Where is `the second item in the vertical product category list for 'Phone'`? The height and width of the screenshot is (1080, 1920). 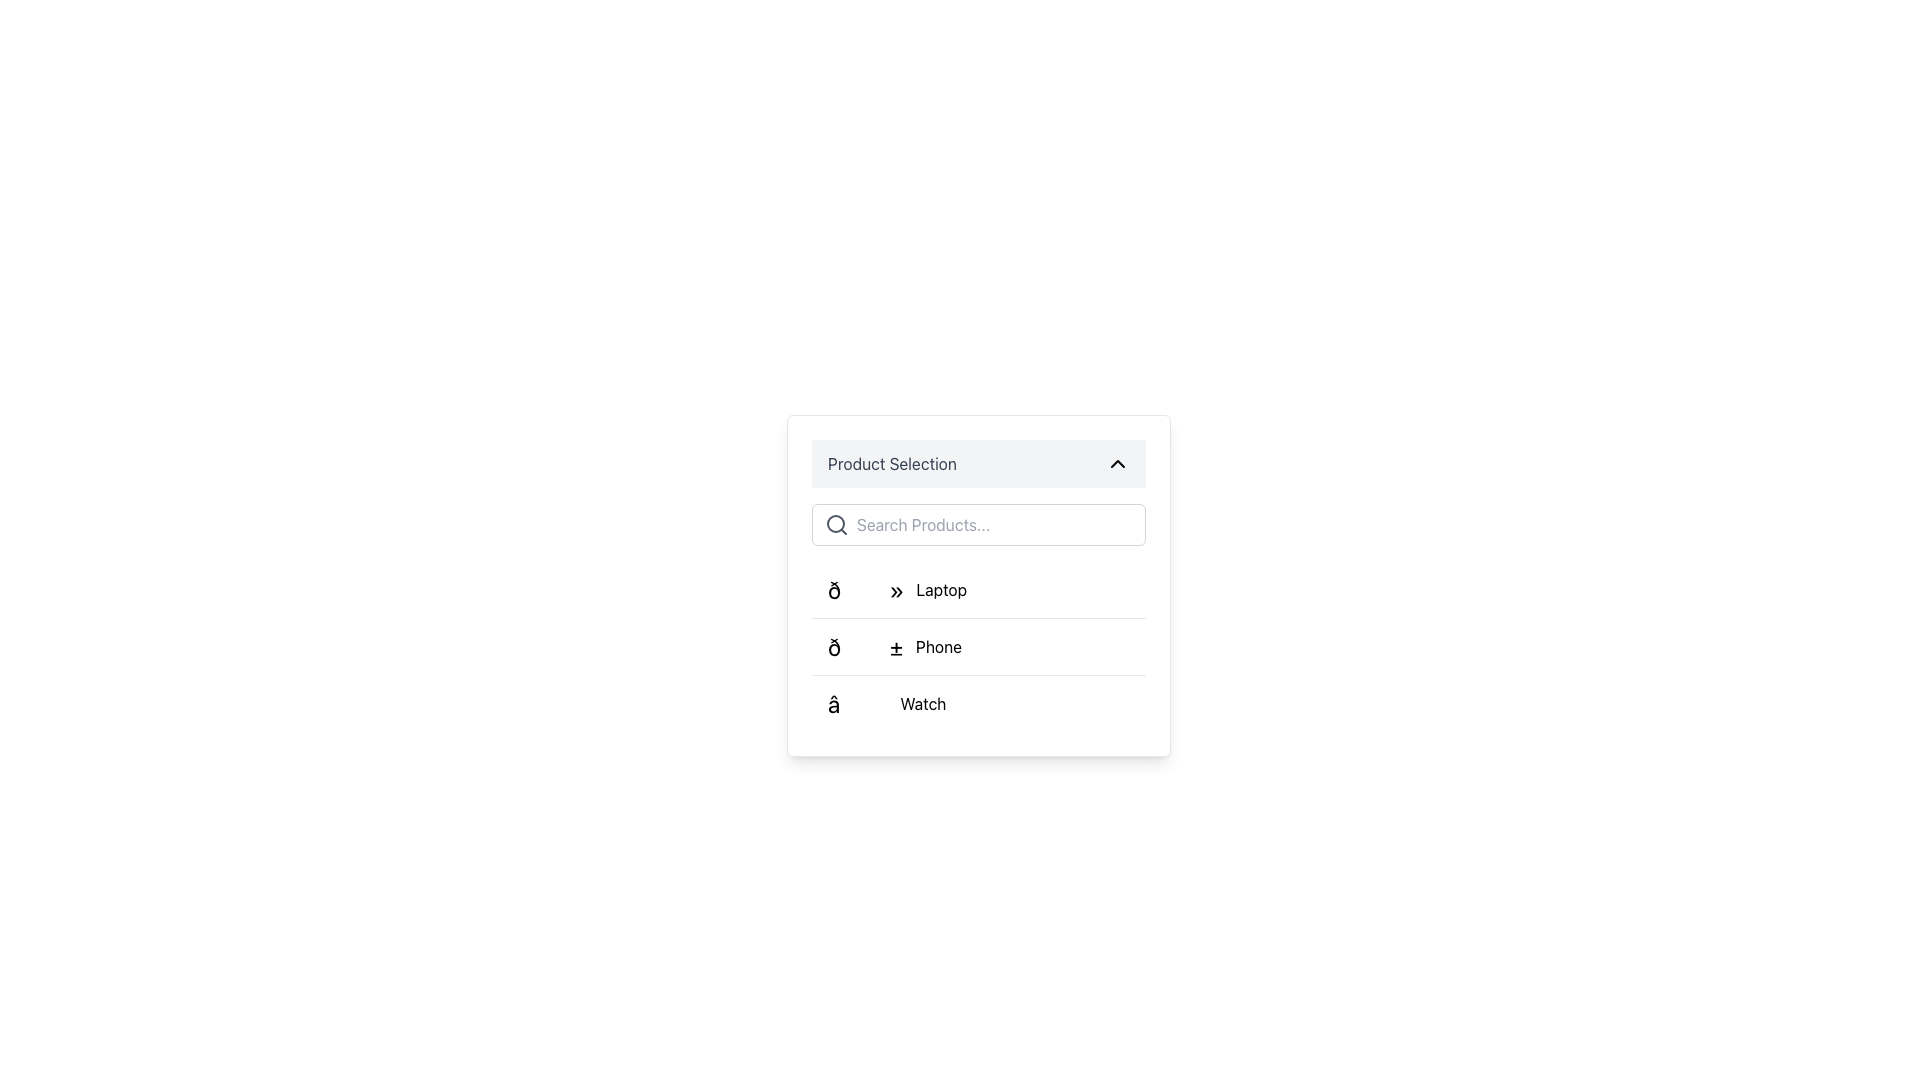
the second item in the vertical product category list for 'Phone' is located at coordinates (979, 647).